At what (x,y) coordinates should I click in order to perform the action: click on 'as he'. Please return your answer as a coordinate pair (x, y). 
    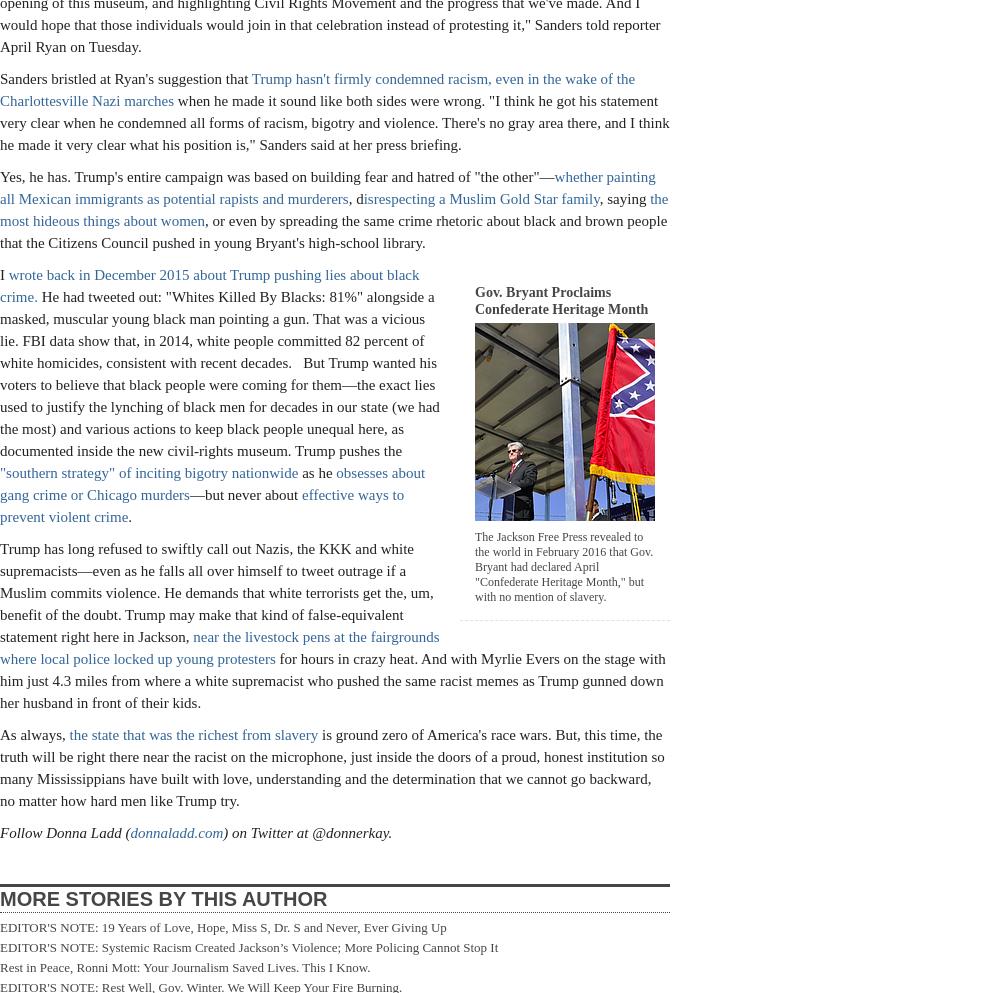
    Looking at the image, I should click on (316, 470).